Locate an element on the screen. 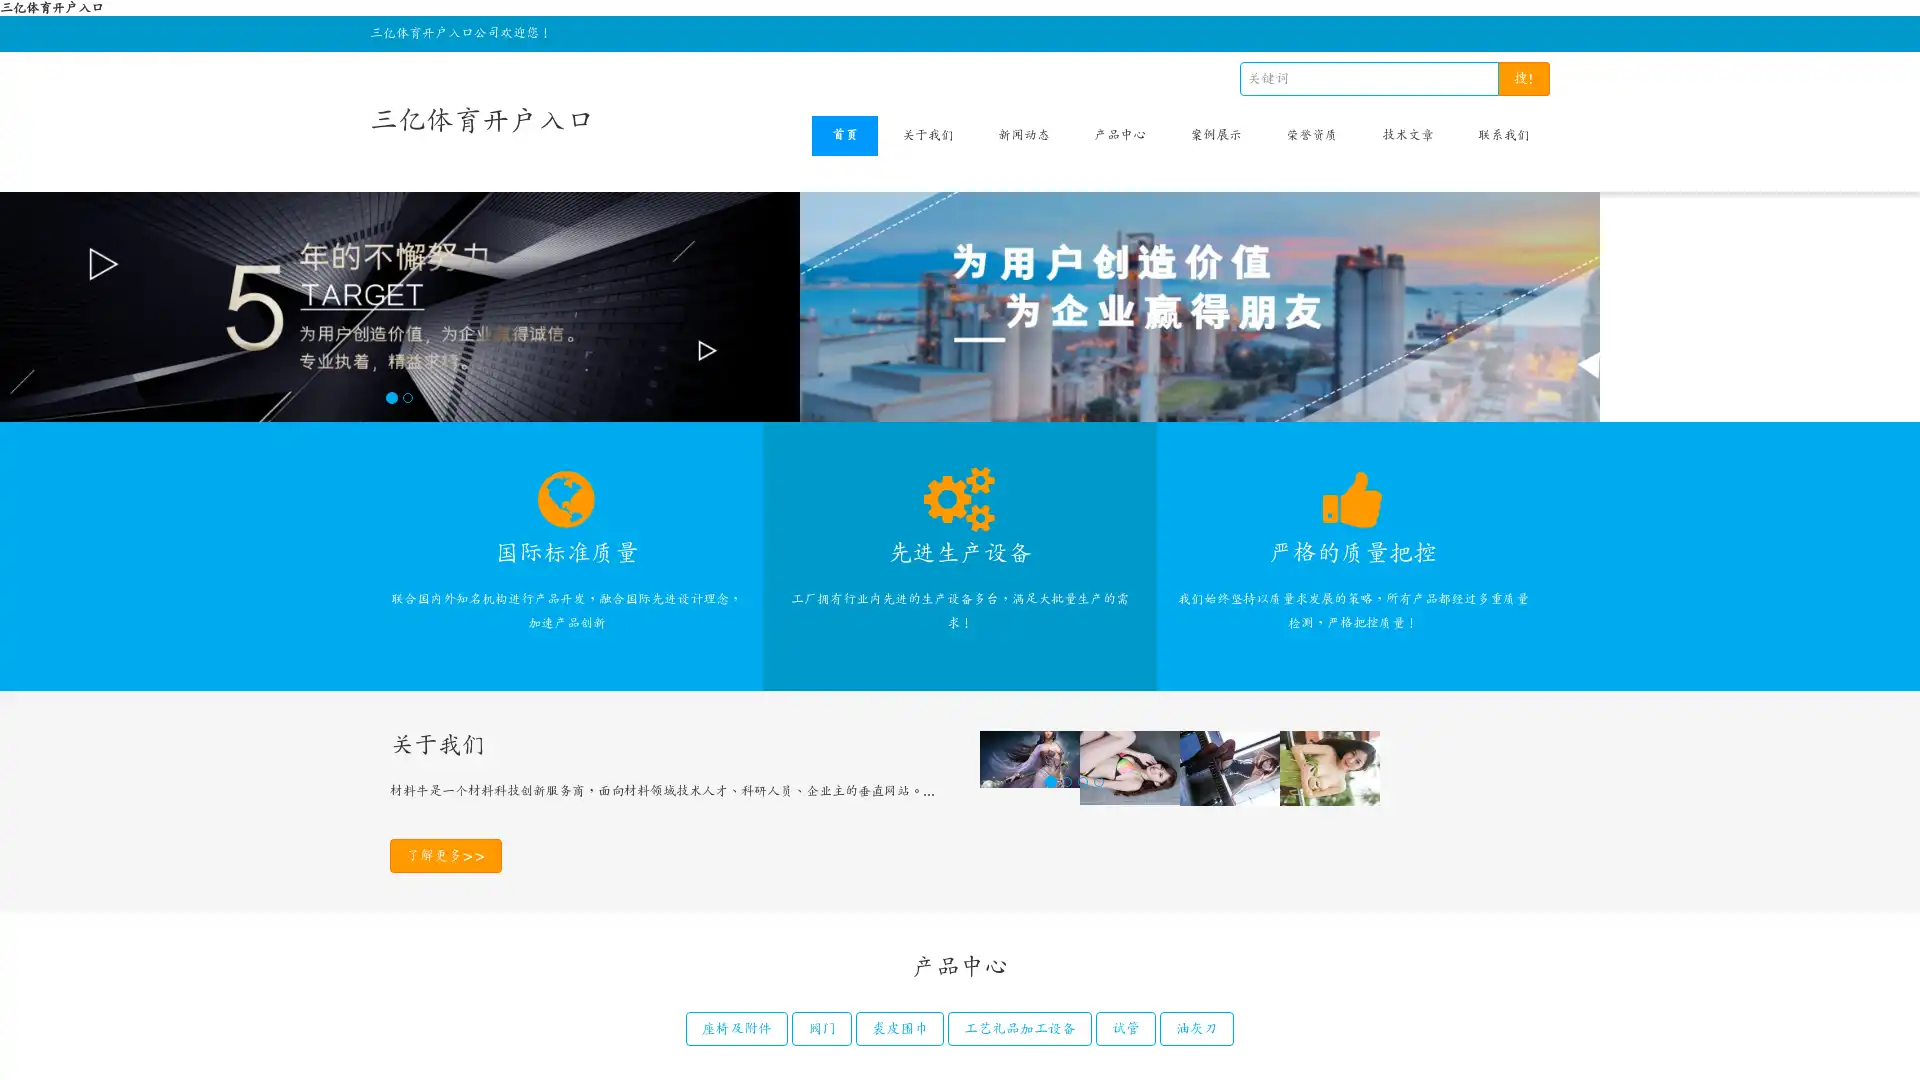 Image resolution: width=1920 pixels, height=1080 pixels. ! is located at coordinates (1523, 77).